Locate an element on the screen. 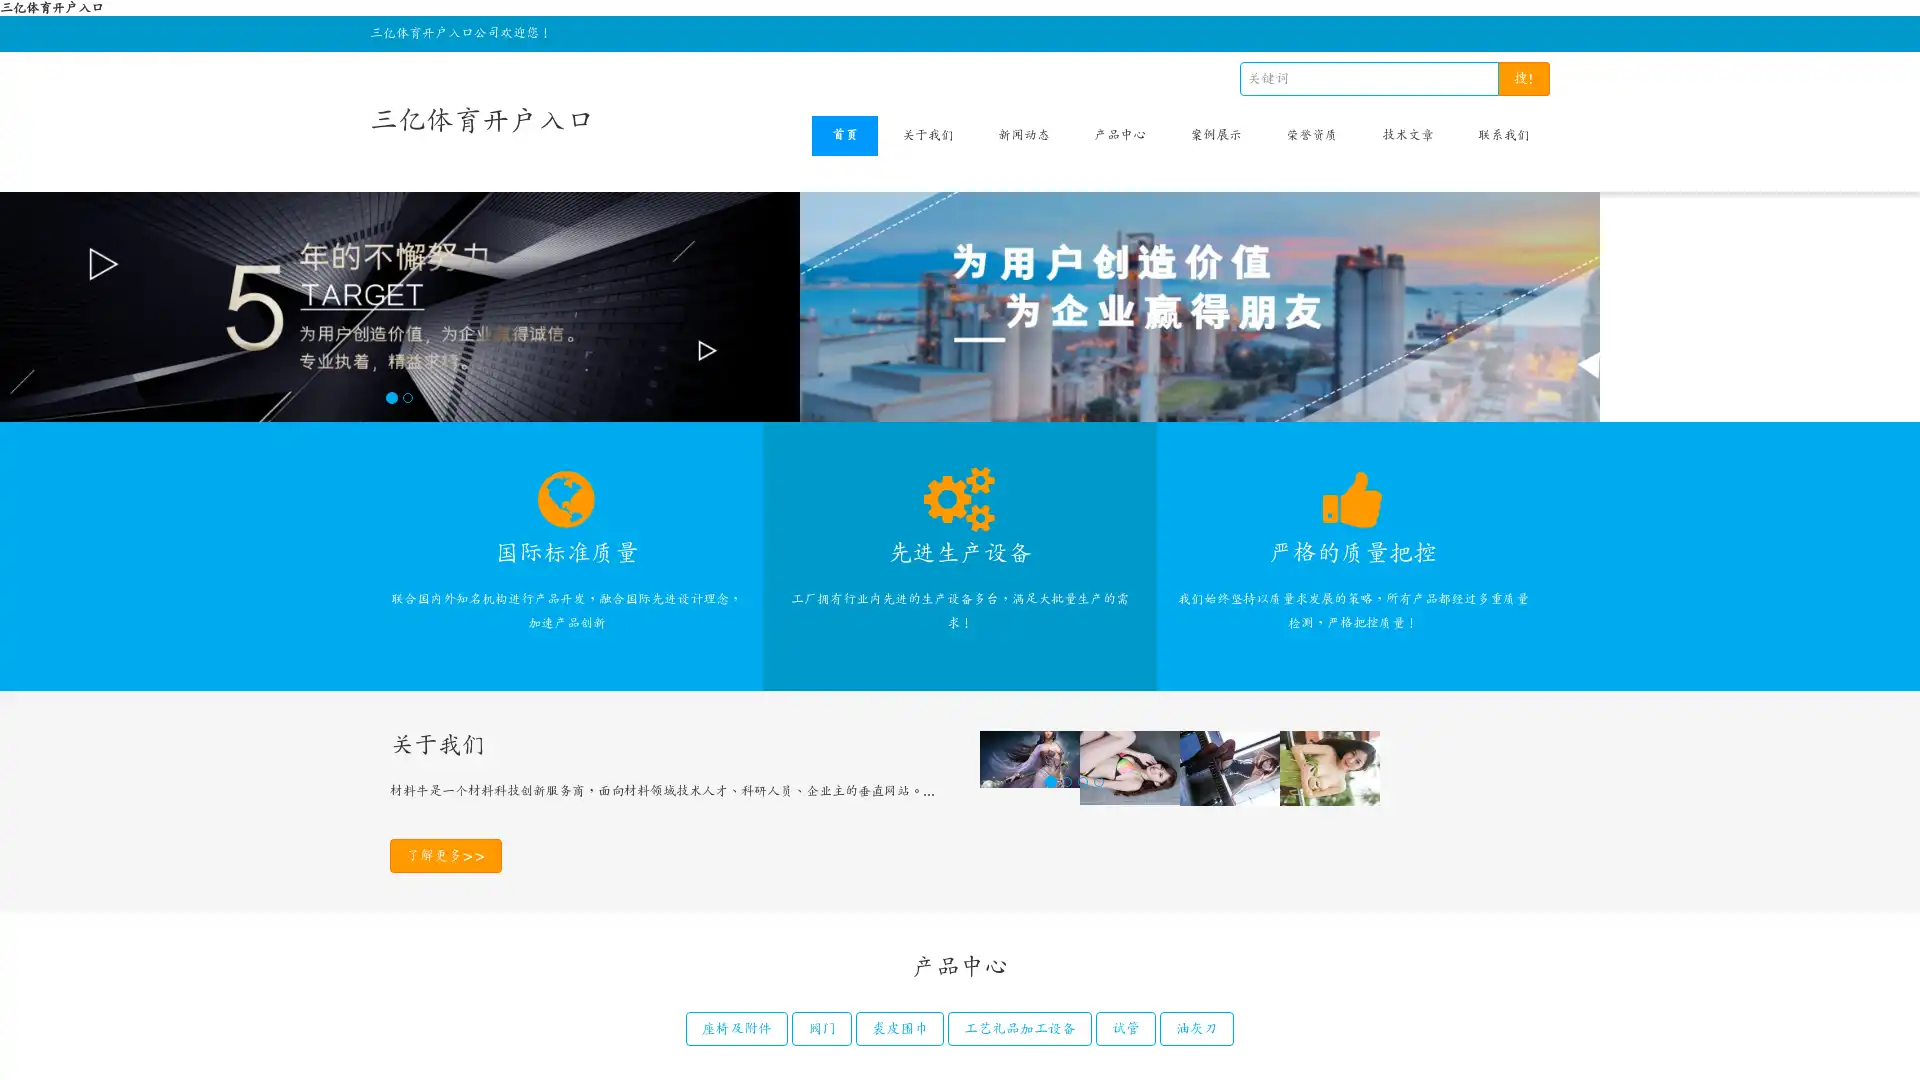 Image resolution: width=1920 pixels, height=1080 pixels. ! is located at coordinates (1523, 77).